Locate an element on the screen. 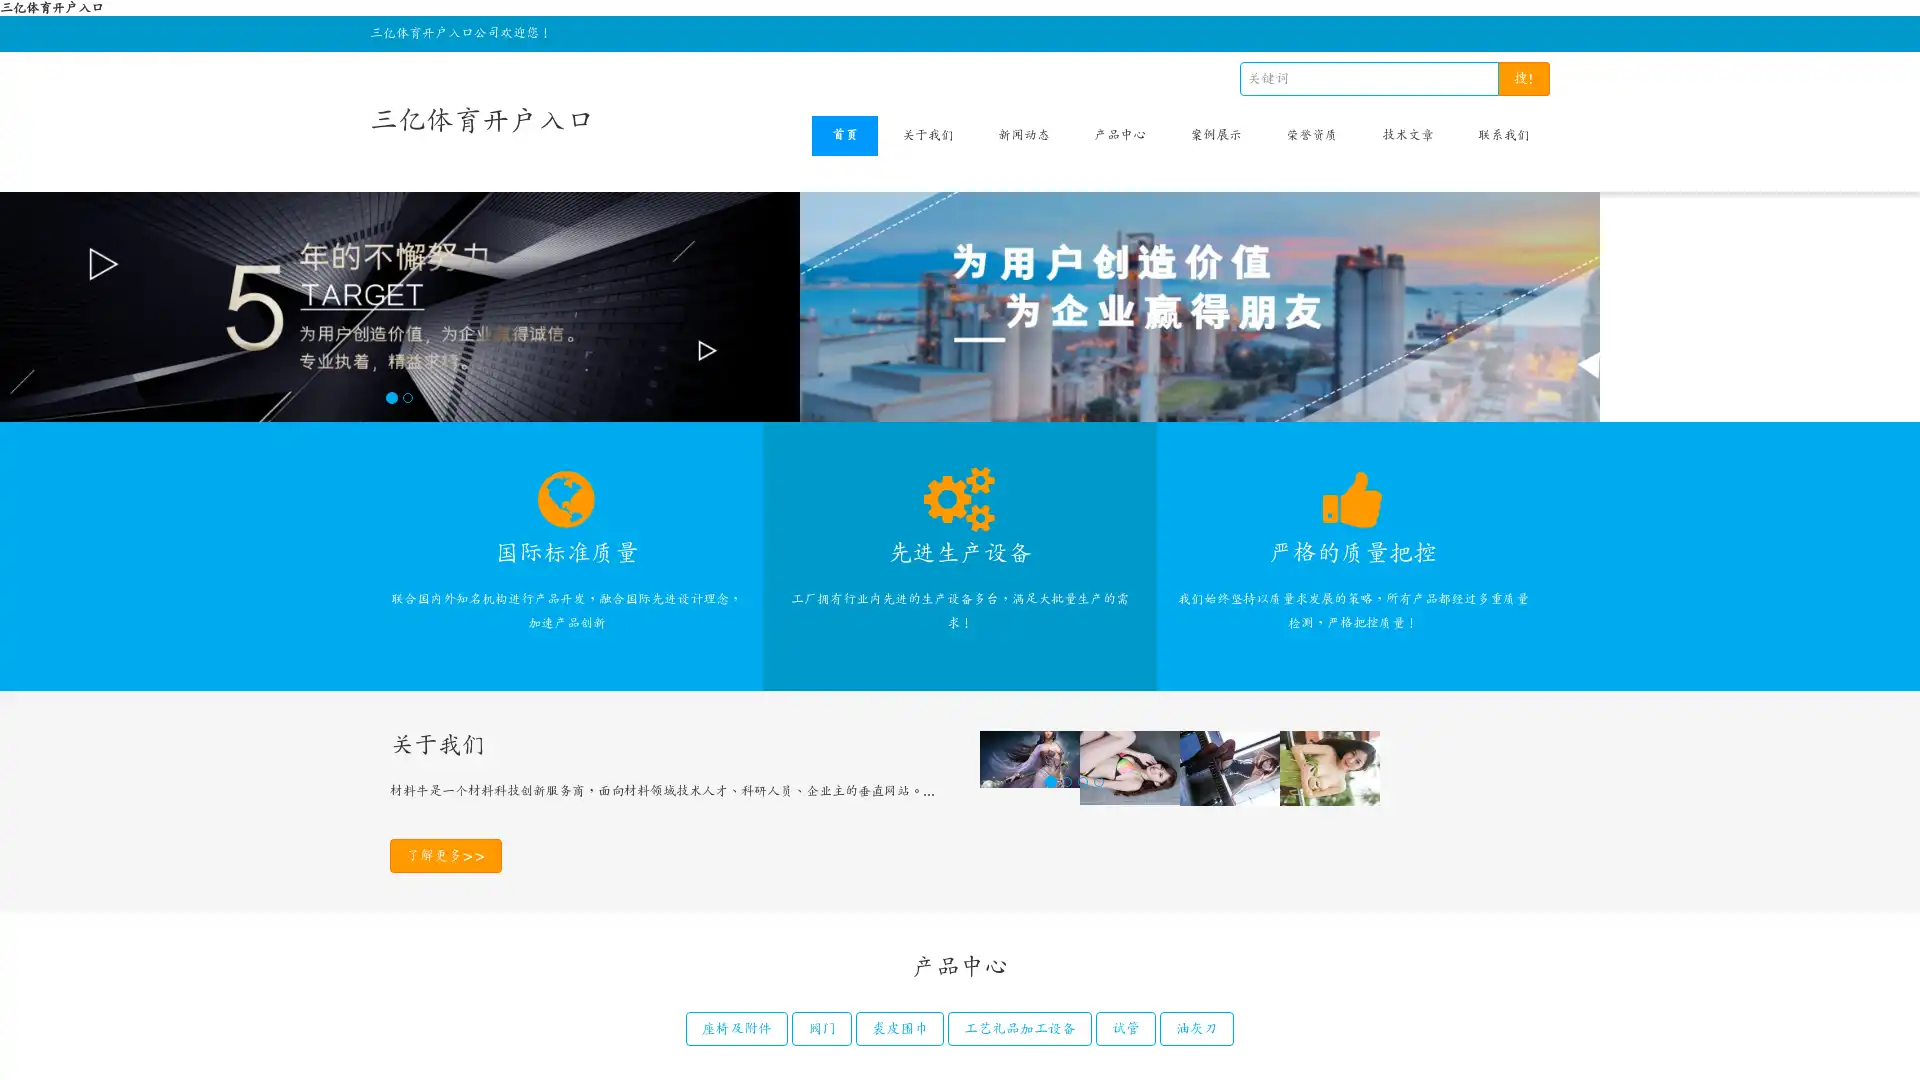 Image resolution: width=1920 pixels, height=1080 pixels. ! is located at coordinates (1523, 77).